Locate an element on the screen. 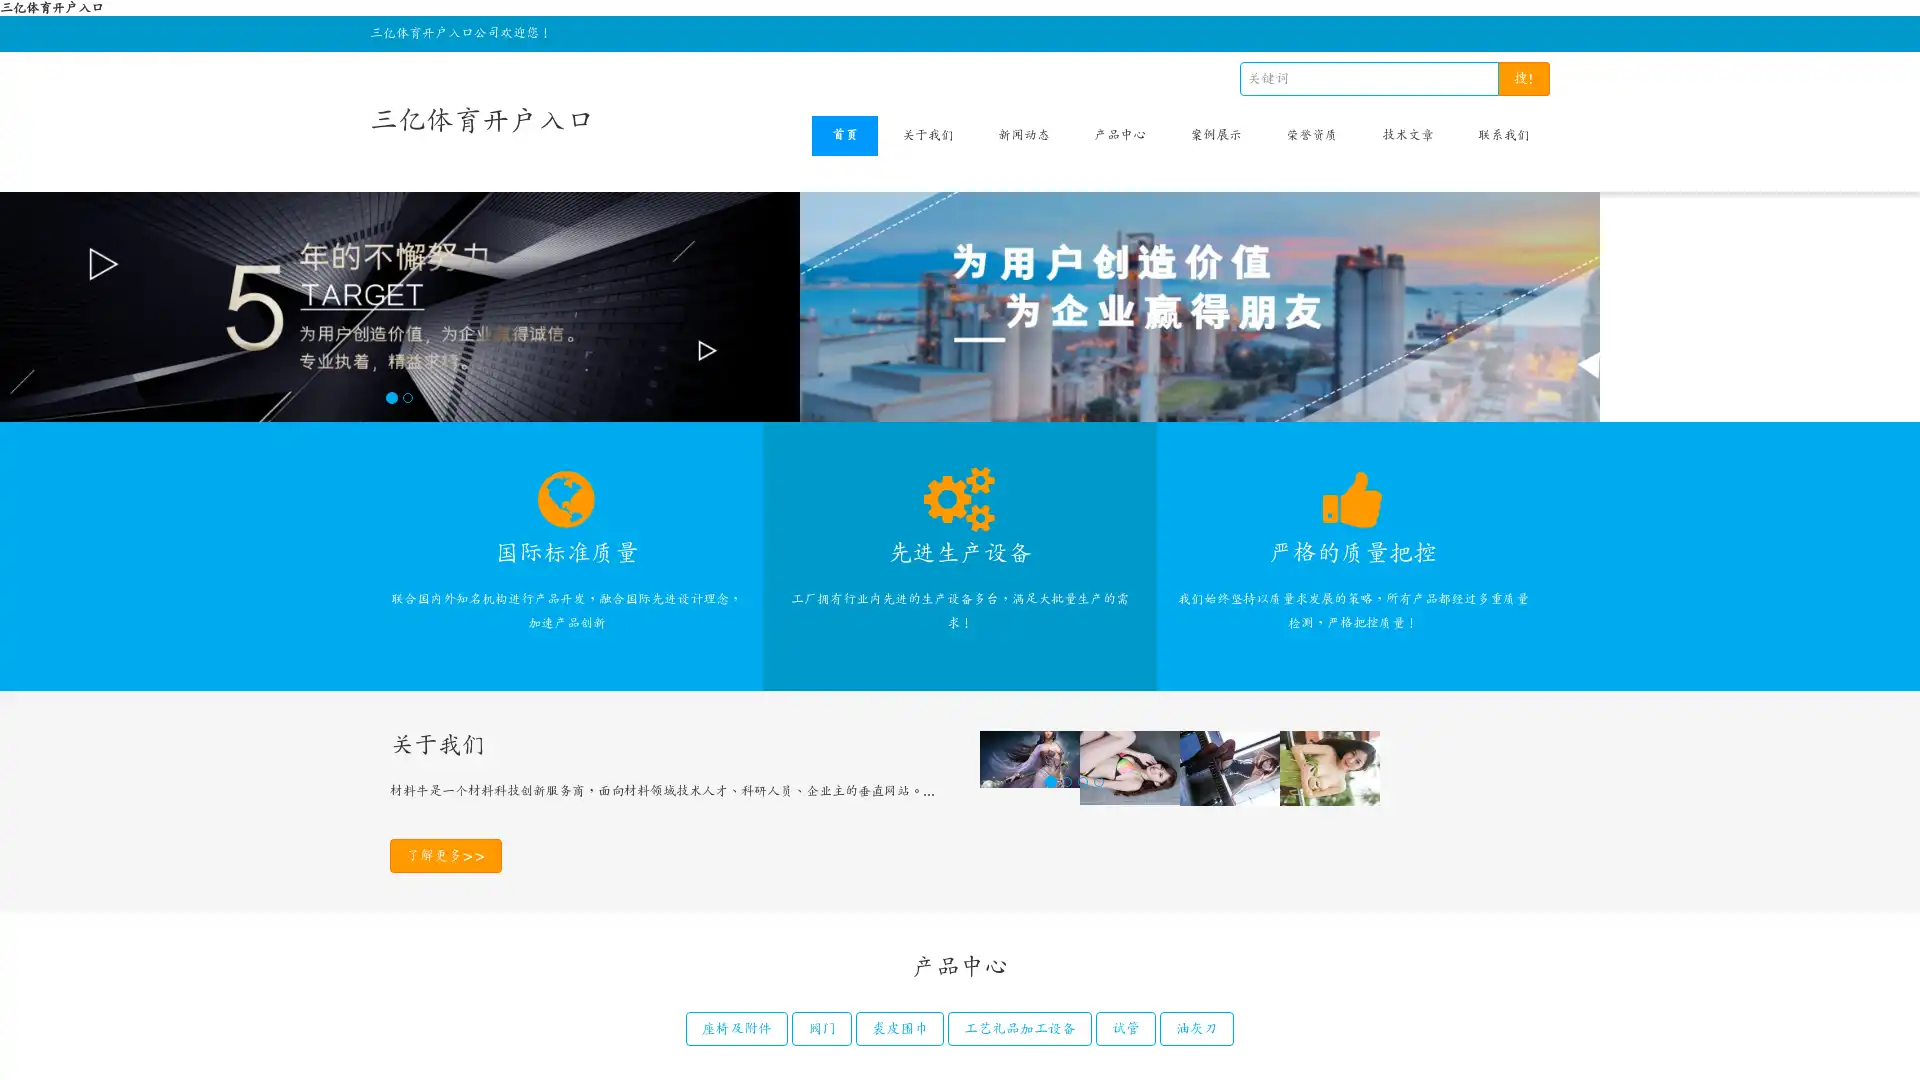 Image resolution: width=1920 pixels, height=1080 pixels. ! is located at coordinates (1523, 77).